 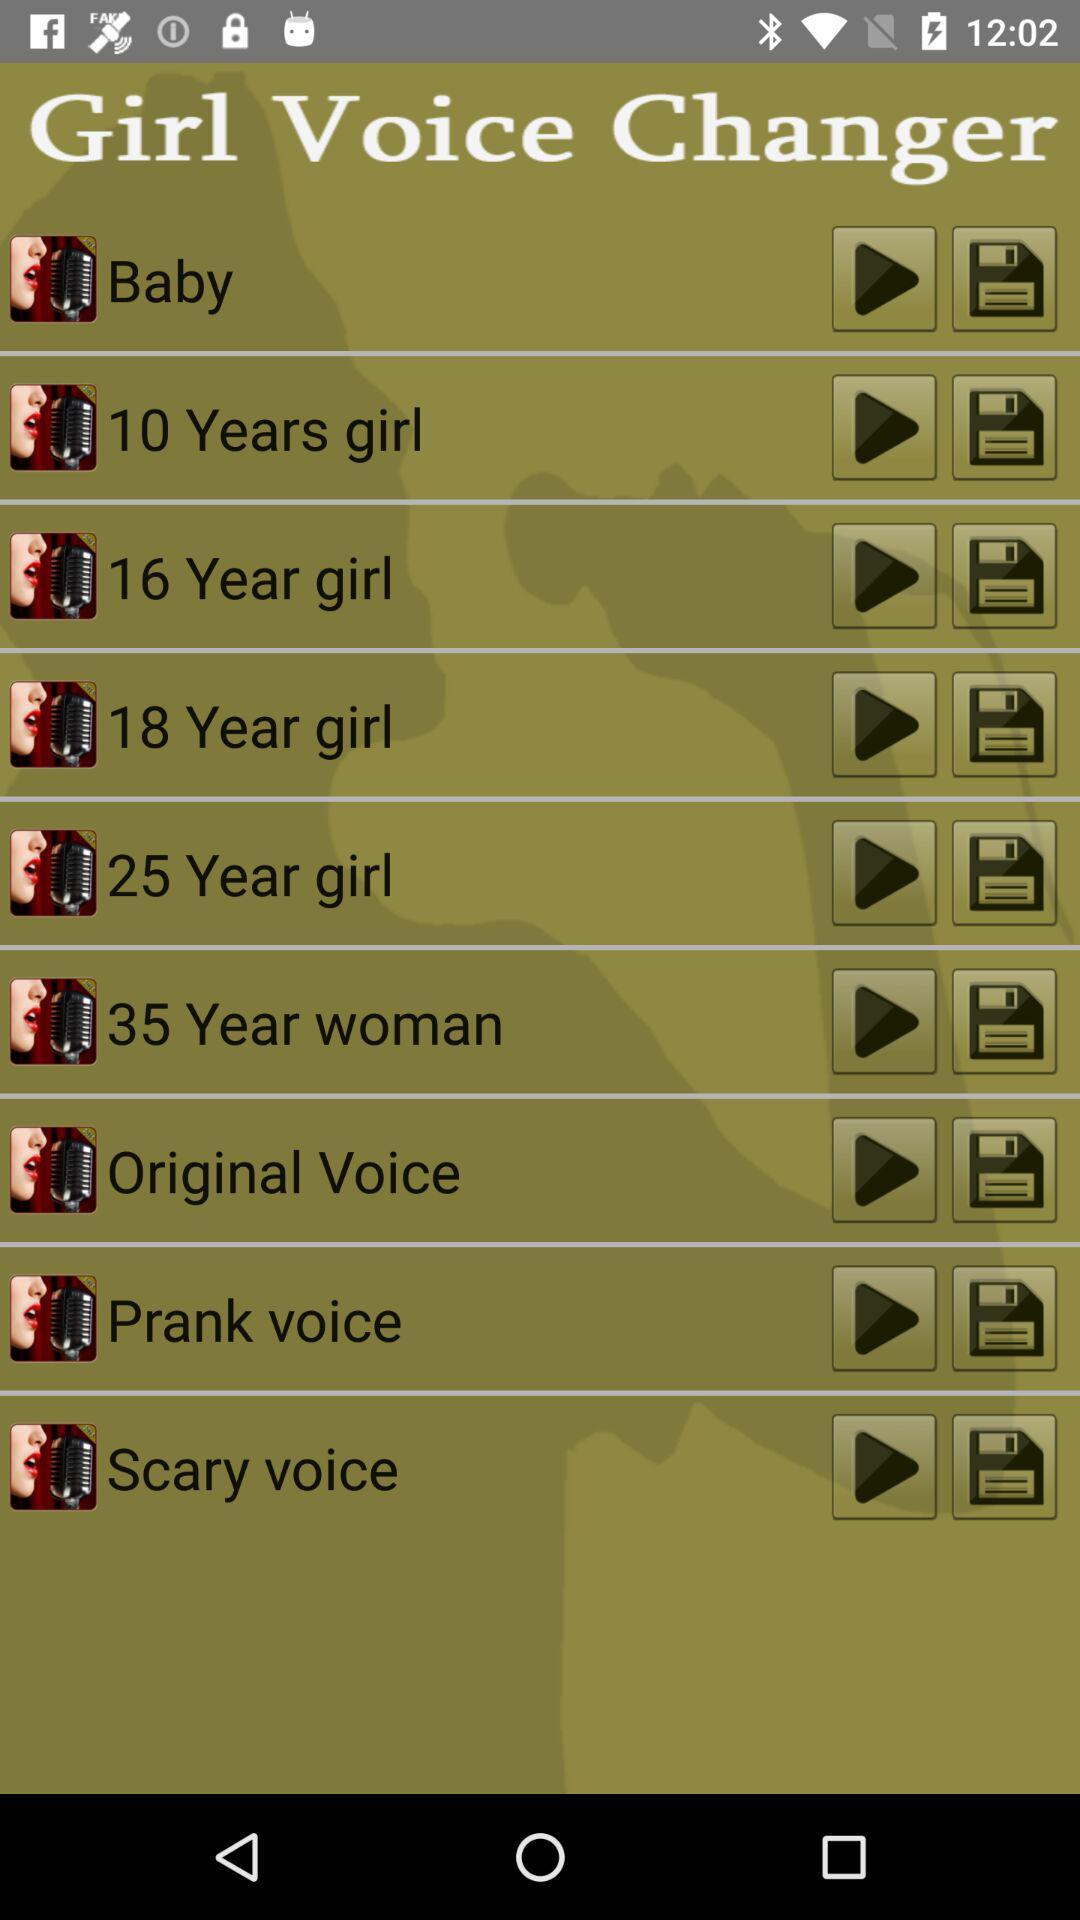 What do you see at coordinates (469, 1467) in the screenshot?
I see `the scary voice  icon` at bounding box center [469, 1467].